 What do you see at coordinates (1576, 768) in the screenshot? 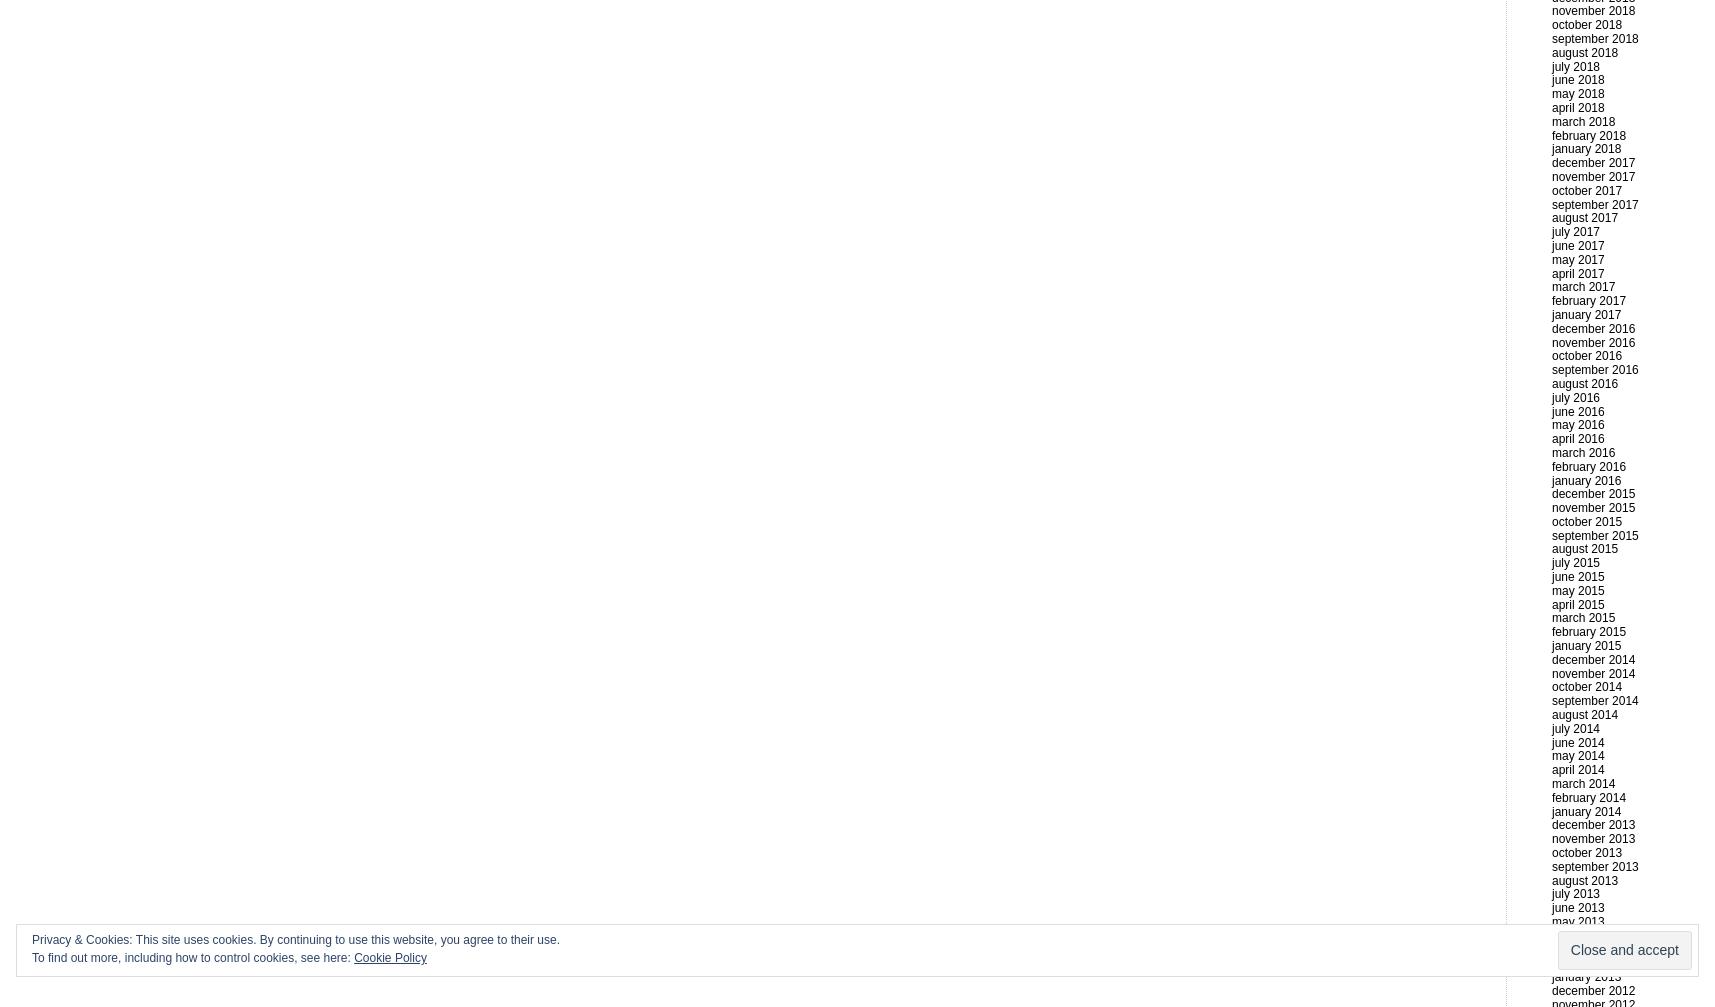
I see `'April 2014'` at bounding box center [1576, 768].